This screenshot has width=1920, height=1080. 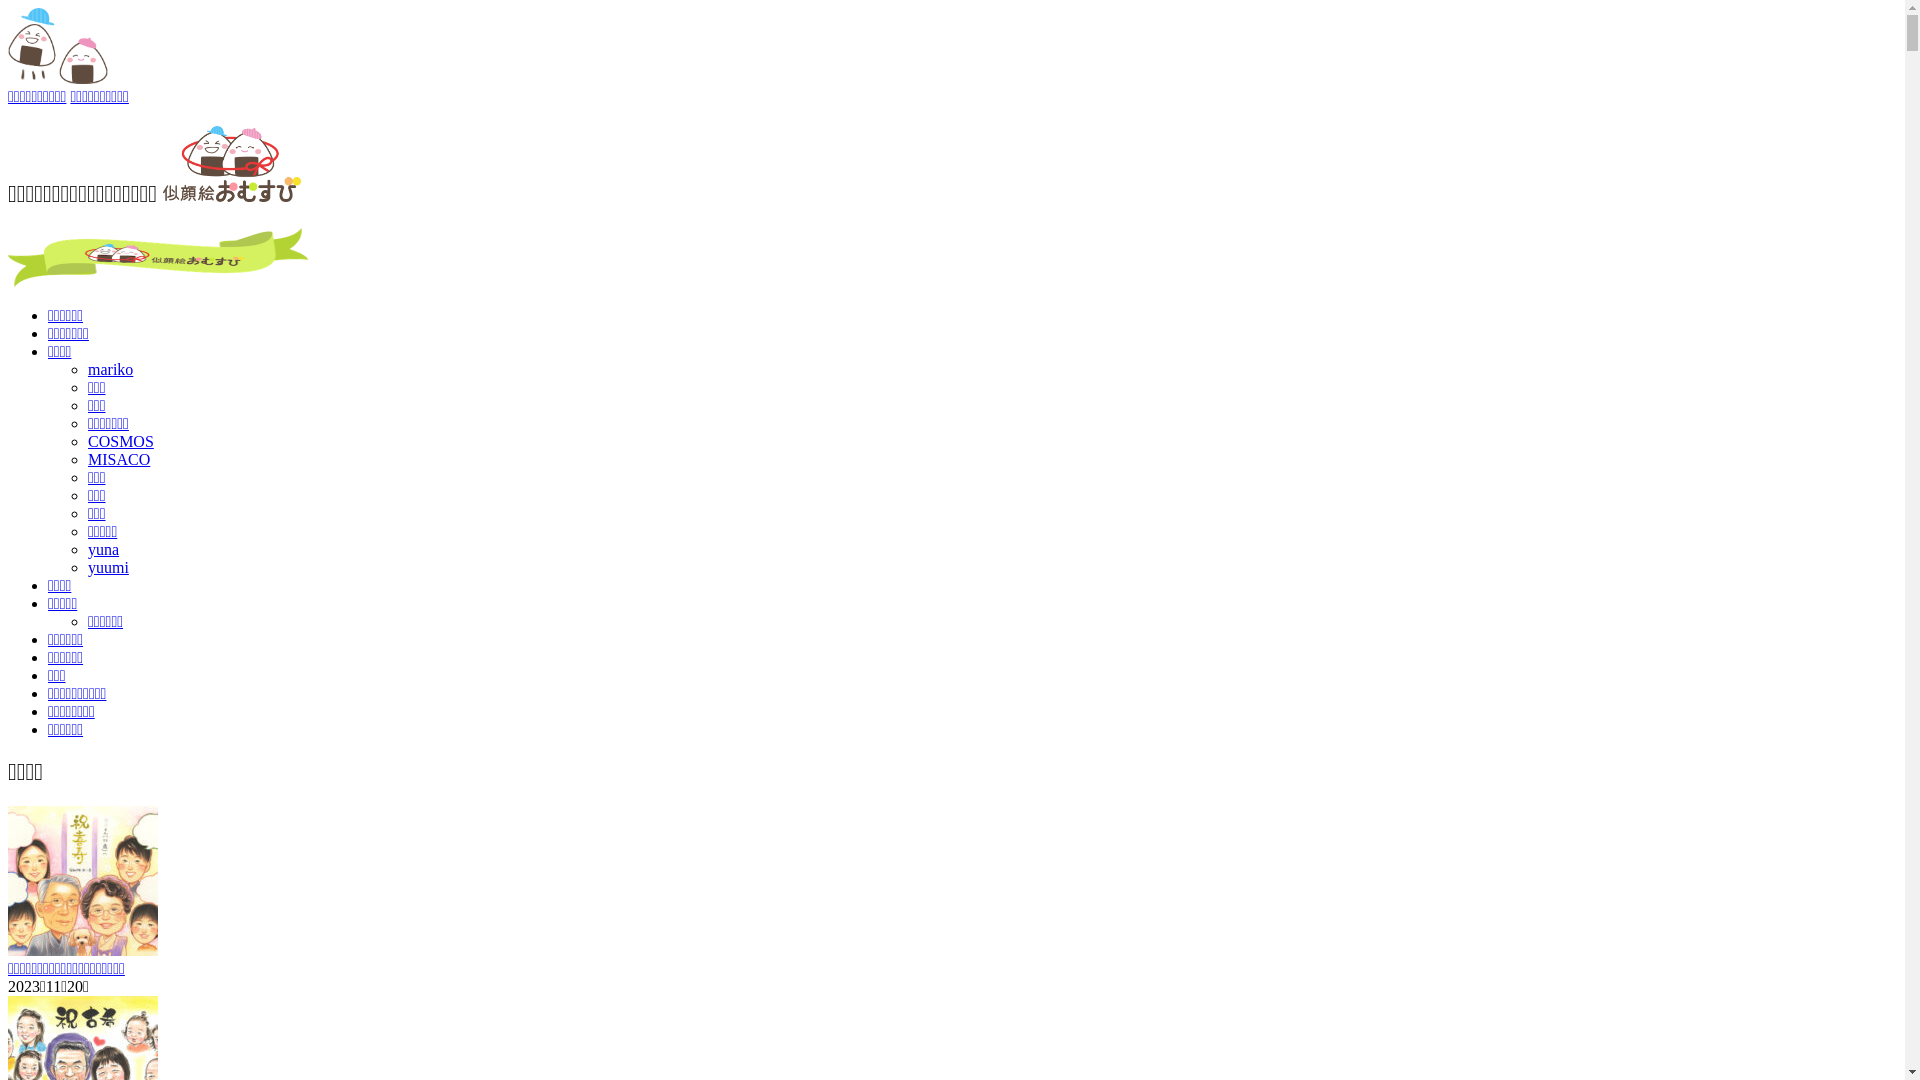 What do you see at coordinates (119, 440) in the screenshot?
I see `'COSMOS'` at bounding box center [119, 440].